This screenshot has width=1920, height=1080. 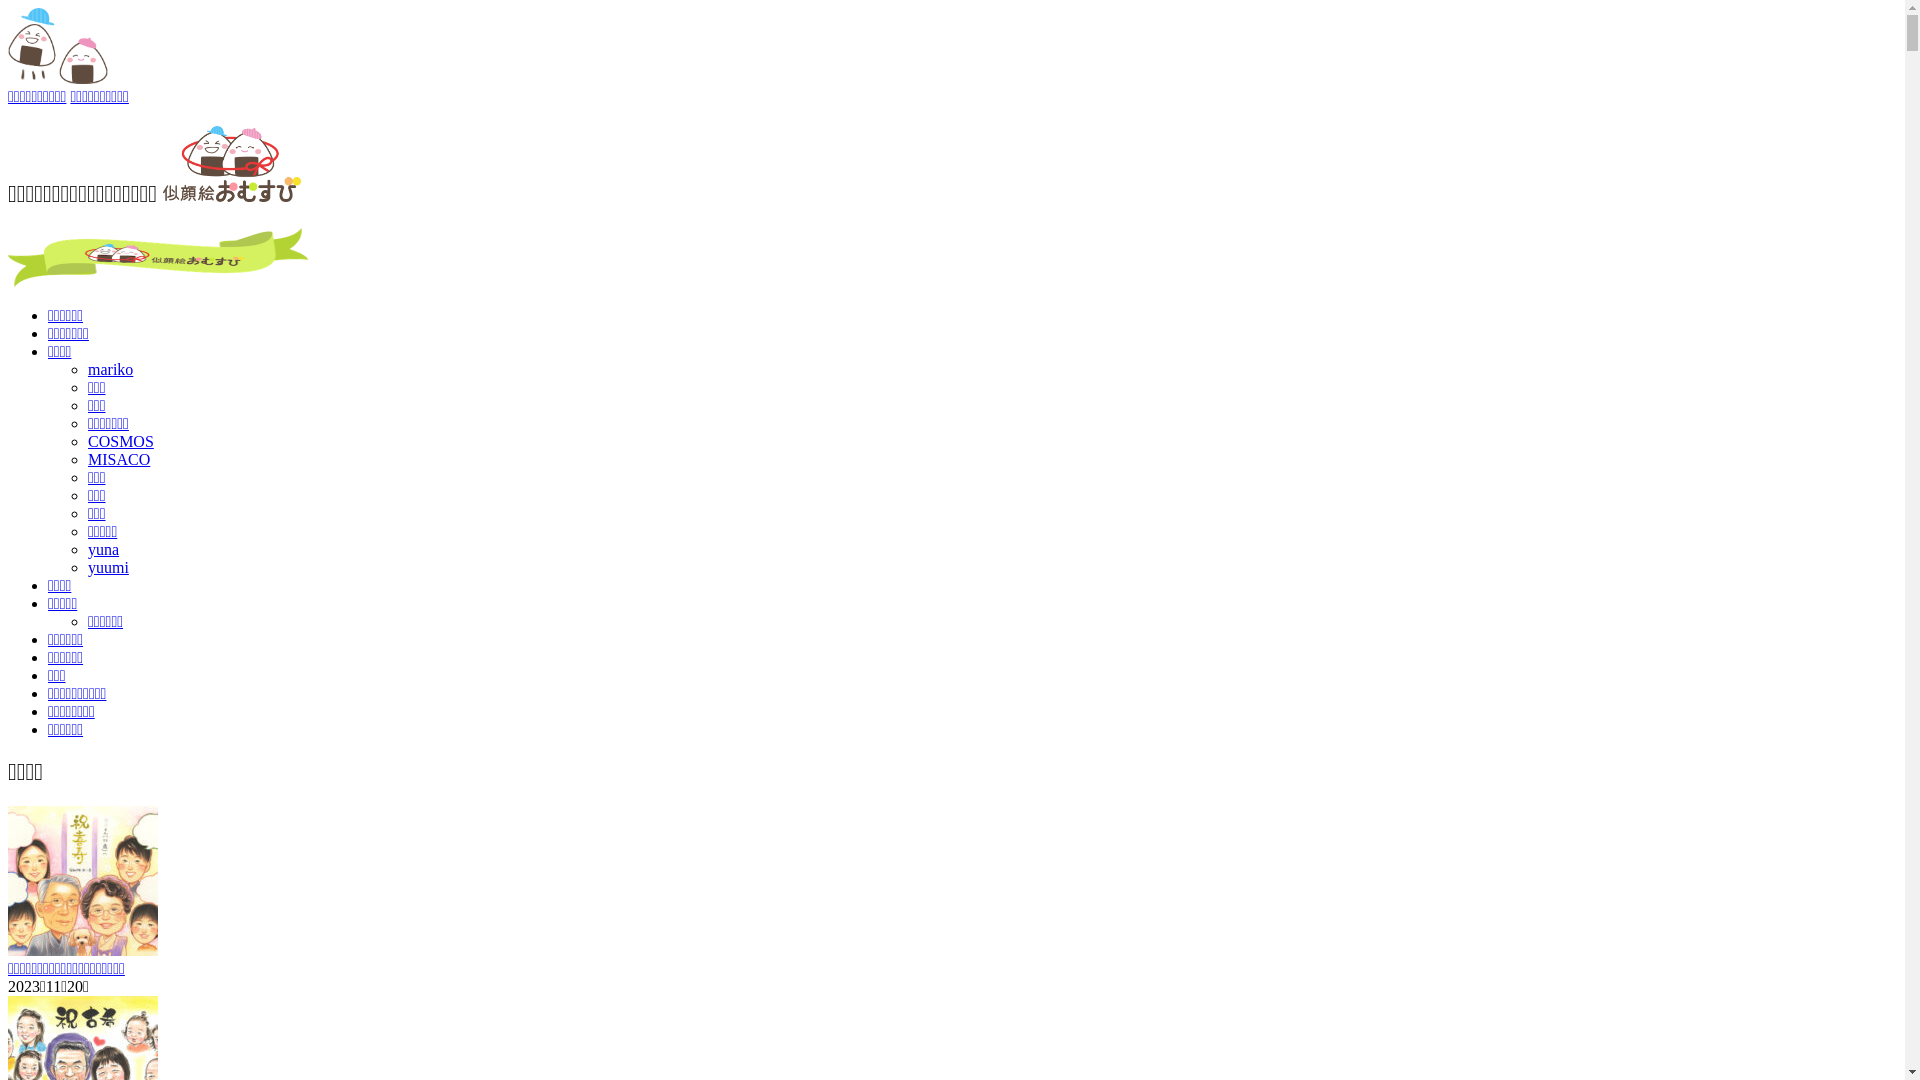 What do you see at coordinates (119, 440) in the screenshot?
I see `'COSMOS'` at bounding box center [119, 440].